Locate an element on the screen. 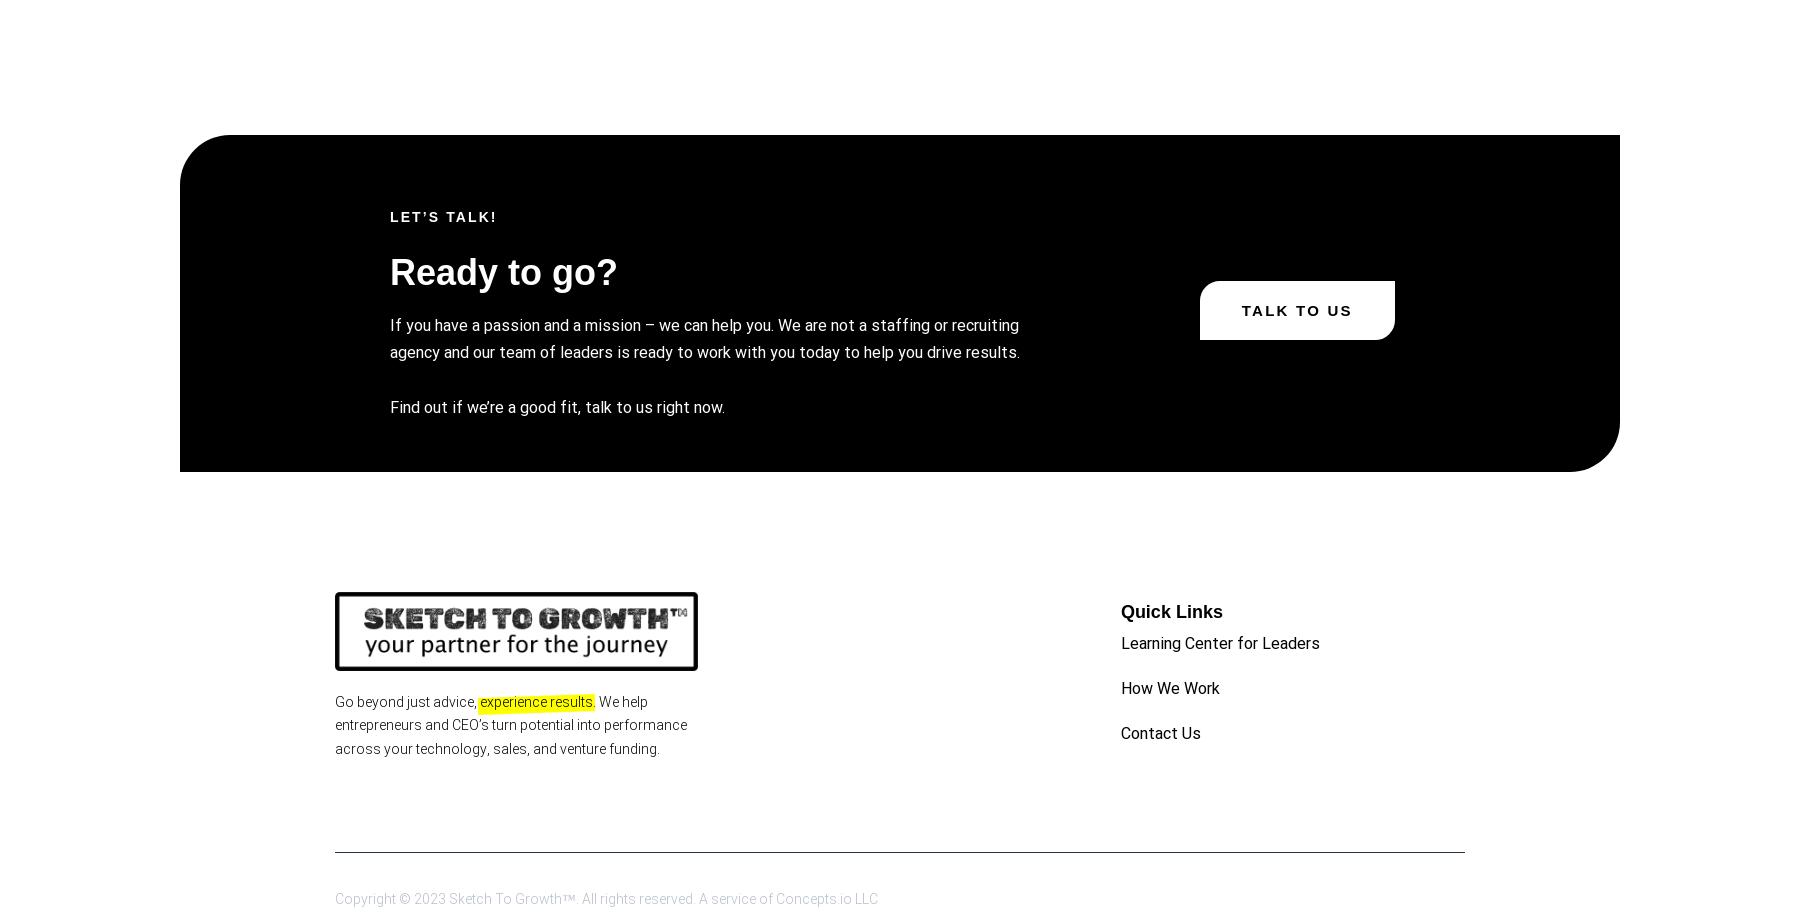 The width and height of the screenshot is (1800, 922). 'Let’s talk!' is located at coordinates (443, 217).